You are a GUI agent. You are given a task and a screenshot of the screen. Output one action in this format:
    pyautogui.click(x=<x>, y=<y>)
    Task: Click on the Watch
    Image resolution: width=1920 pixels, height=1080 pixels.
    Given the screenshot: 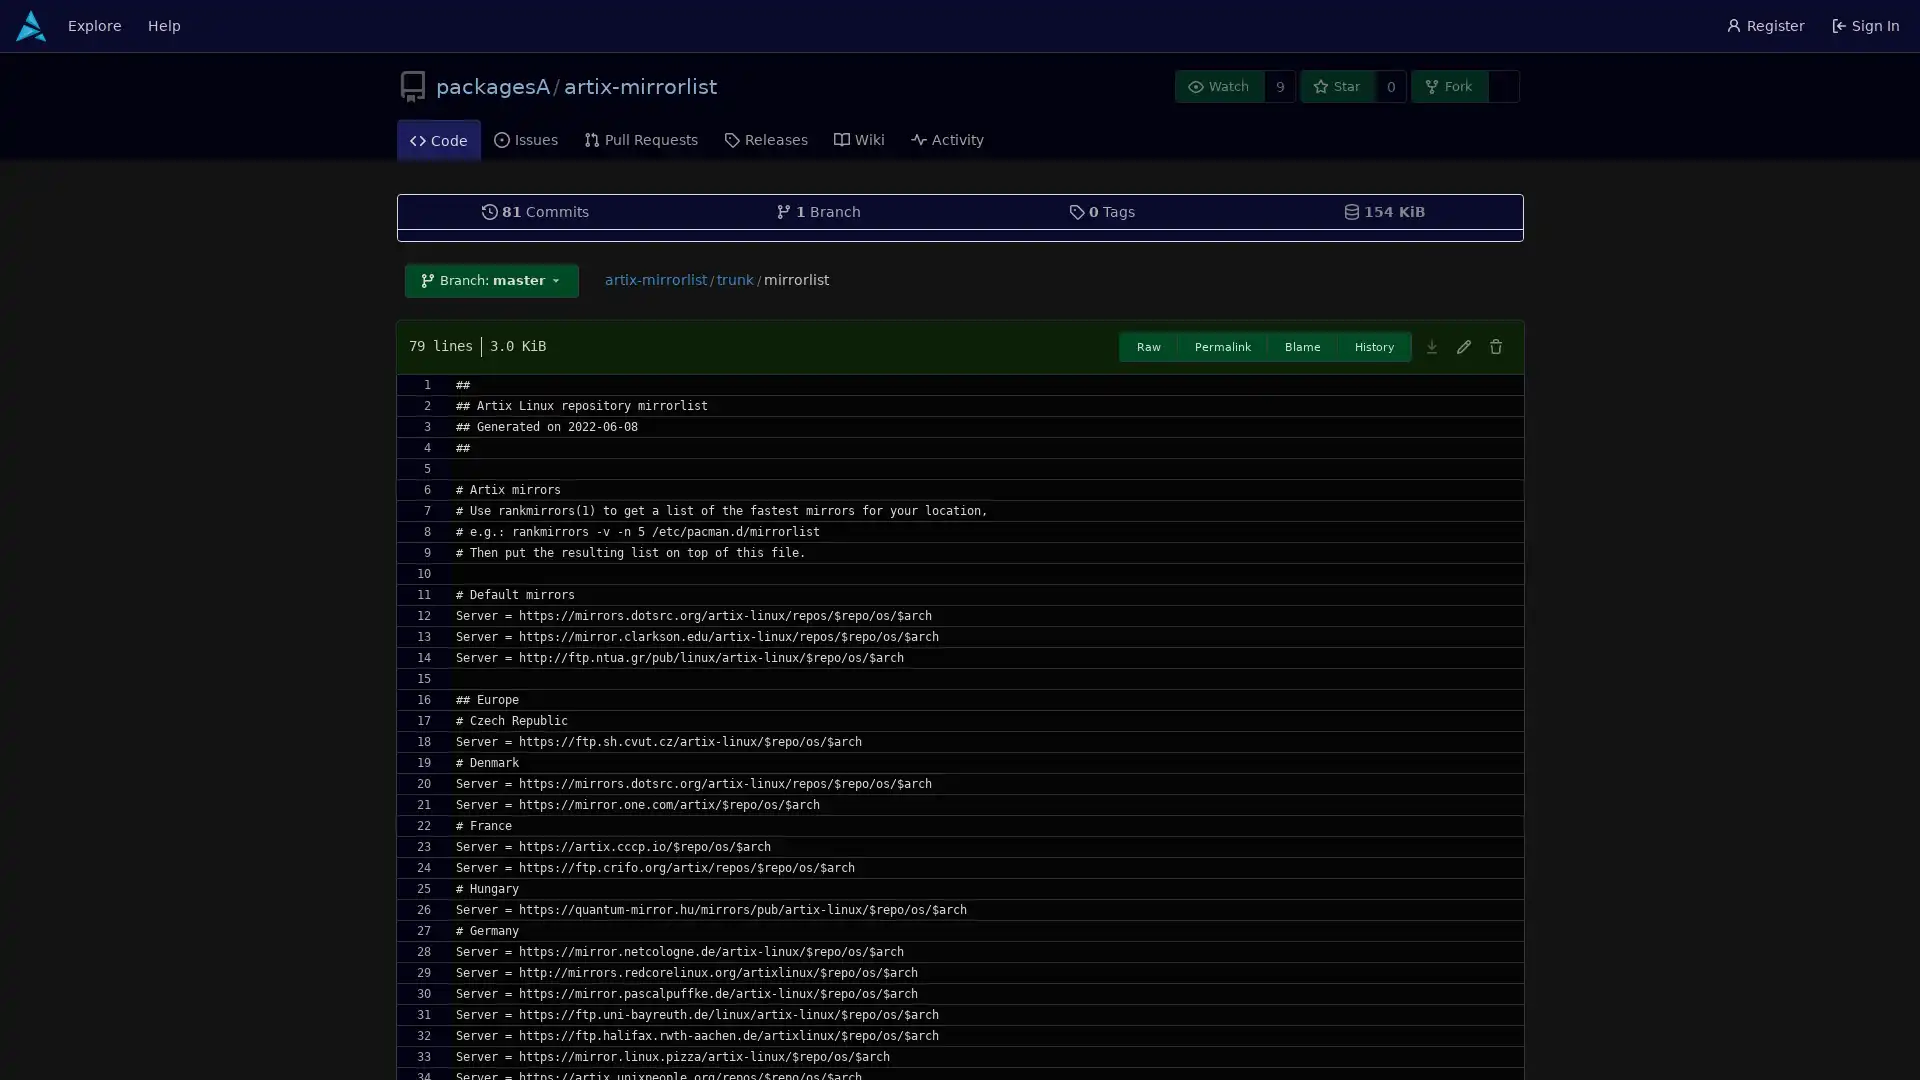 What is the action you would take?
    pyautogui.click(x=1218, y=85)
    